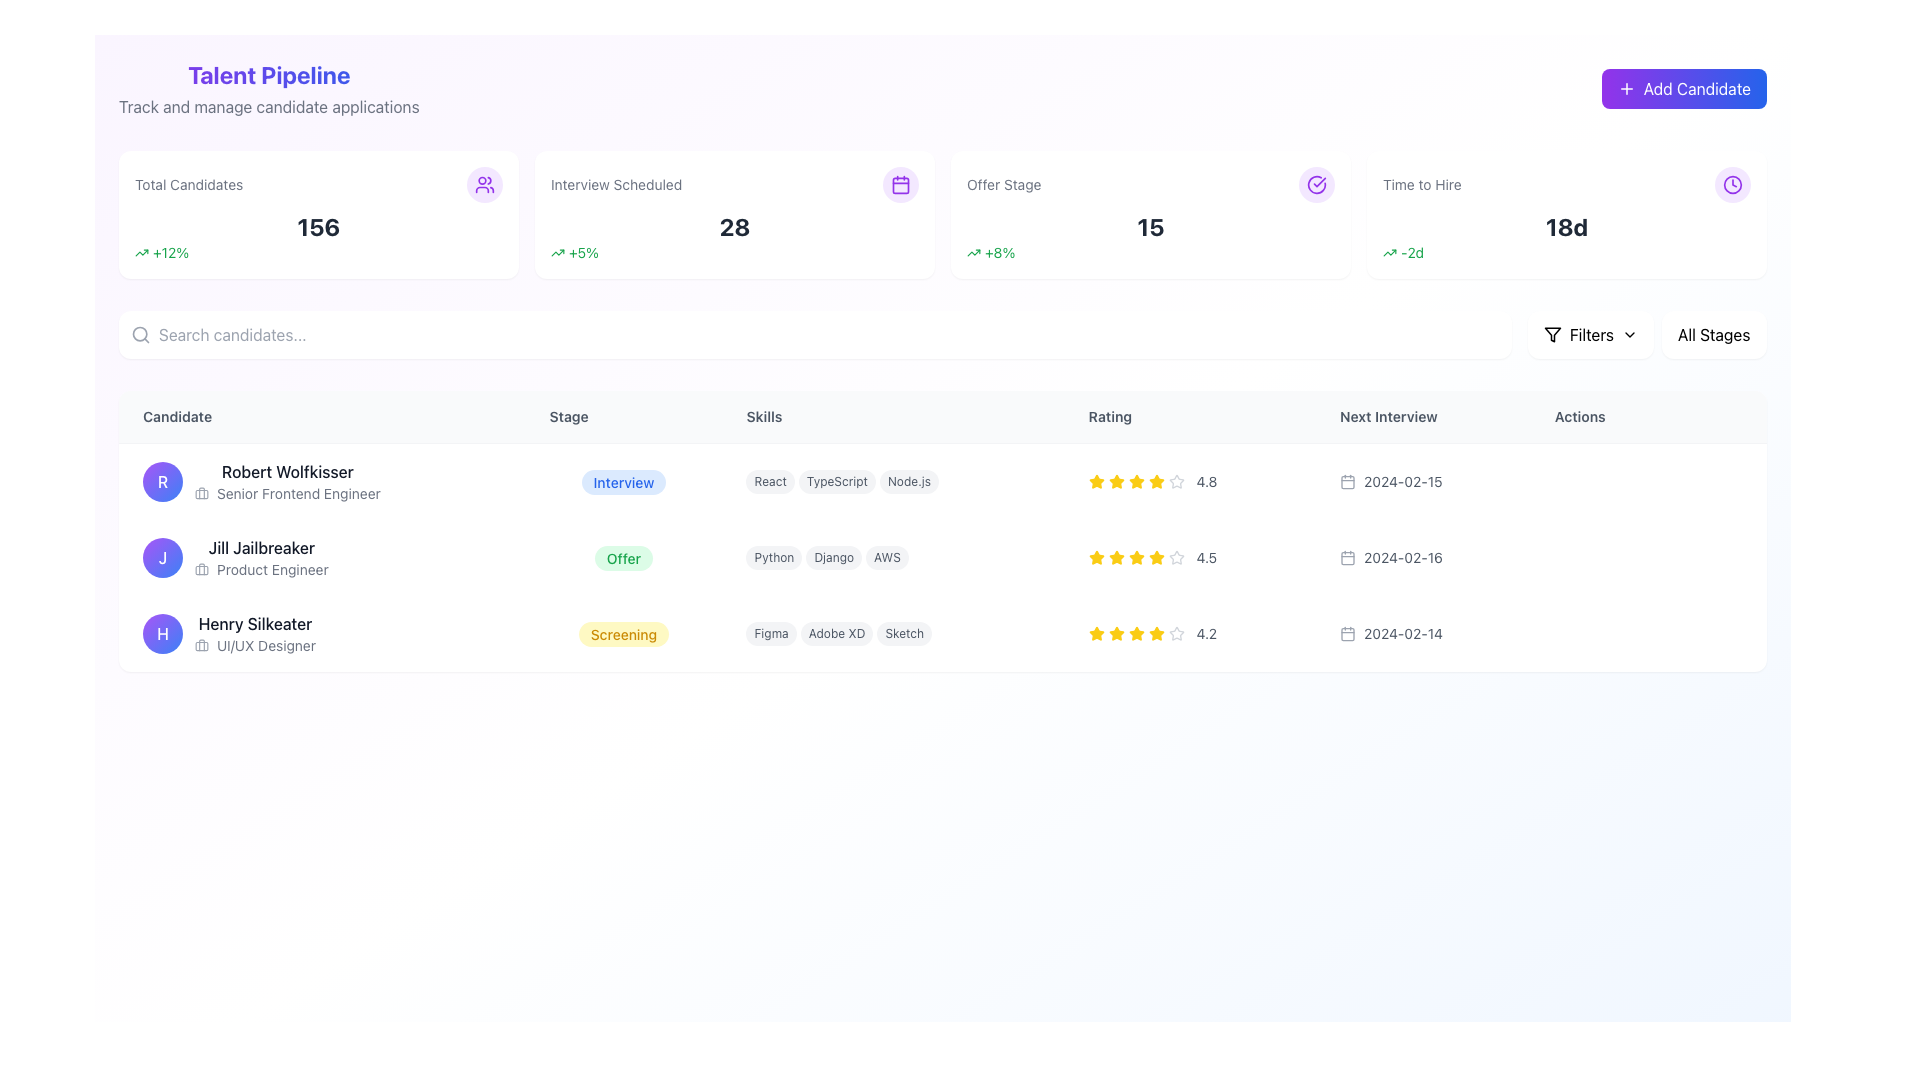 This screenshot has height=1080, width=1920. Describe the element at coordinates (1156, 481) in the screenshot. I see `the fifth star icon in the 'Rating' column of the first table row for 'Robert Wolfkisser' to potentially modify its state` at that location.